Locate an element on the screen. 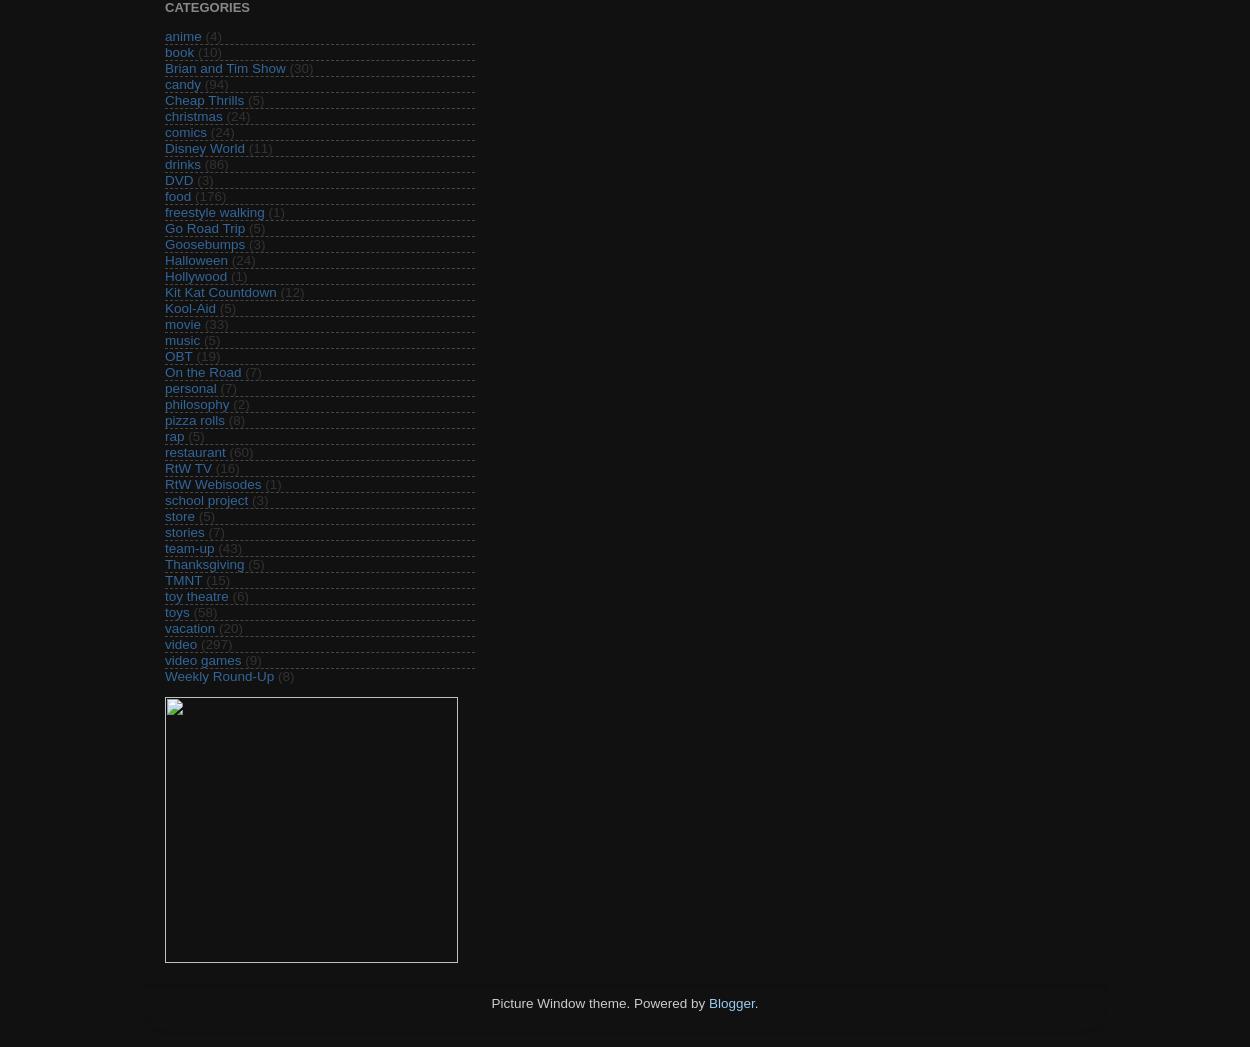 The height and width of the screenshot is (1047, 1250). '(12)' is located at coordinates (280, 290).